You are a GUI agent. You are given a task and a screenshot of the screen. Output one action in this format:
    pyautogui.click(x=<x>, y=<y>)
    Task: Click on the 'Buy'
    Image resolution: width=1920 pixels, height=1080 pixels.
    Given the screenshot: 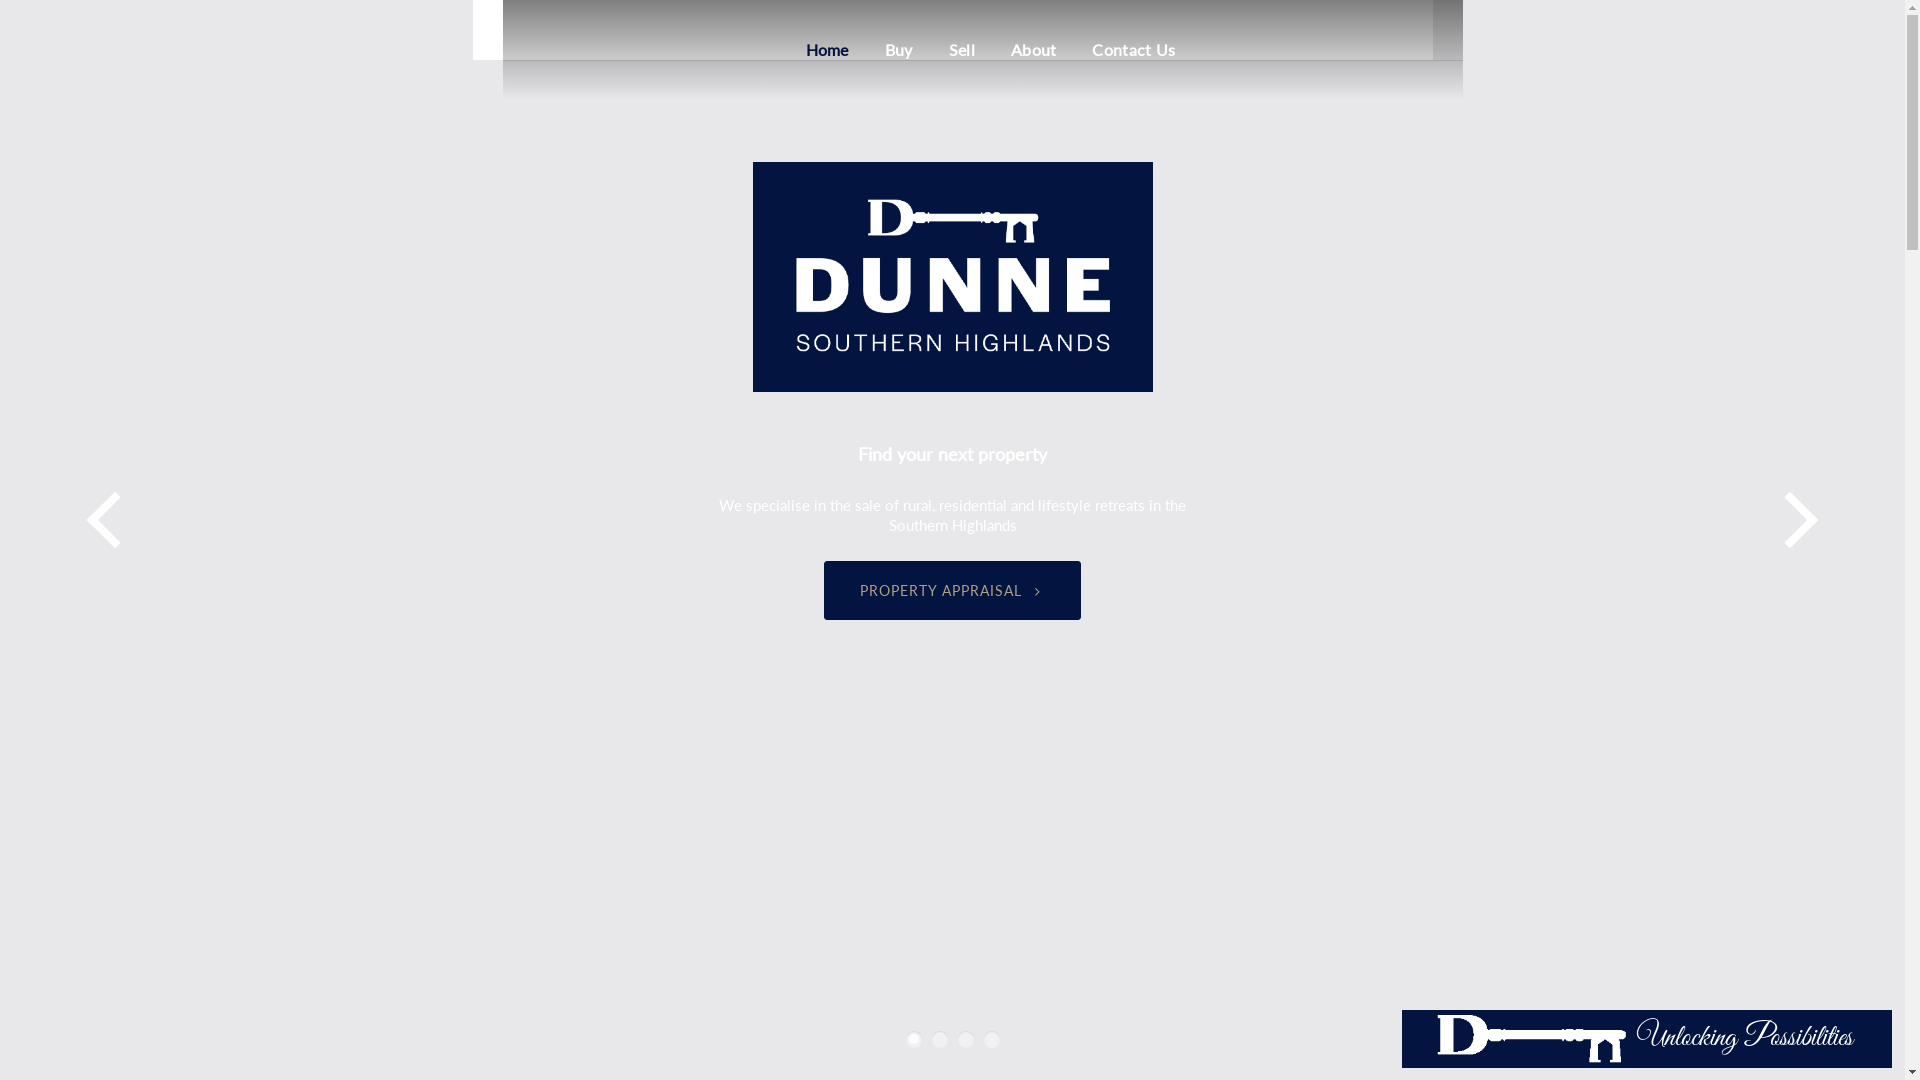 What is the action you would take?
    pyautogui.click(x=883, y=49)
    